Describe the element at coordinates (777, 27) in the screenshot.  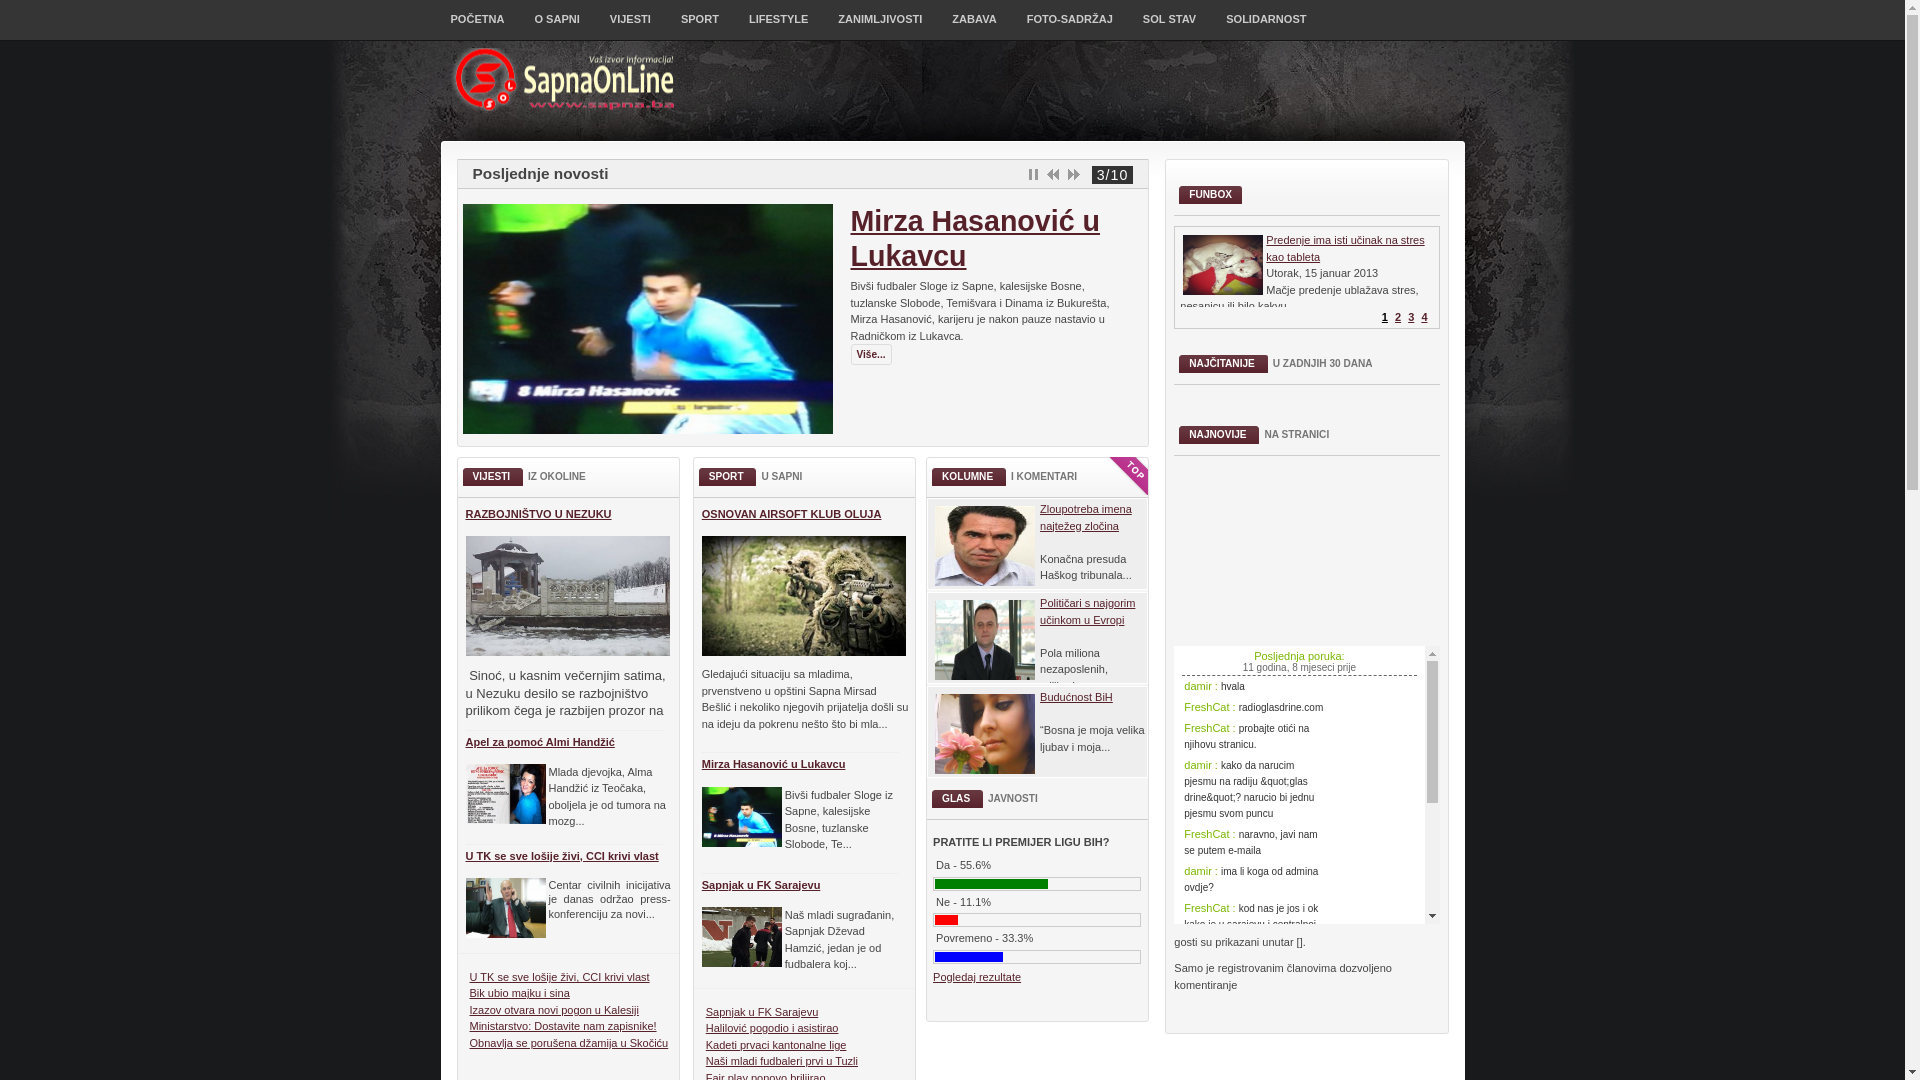
I see `'LIFESTYLE'` at that location.